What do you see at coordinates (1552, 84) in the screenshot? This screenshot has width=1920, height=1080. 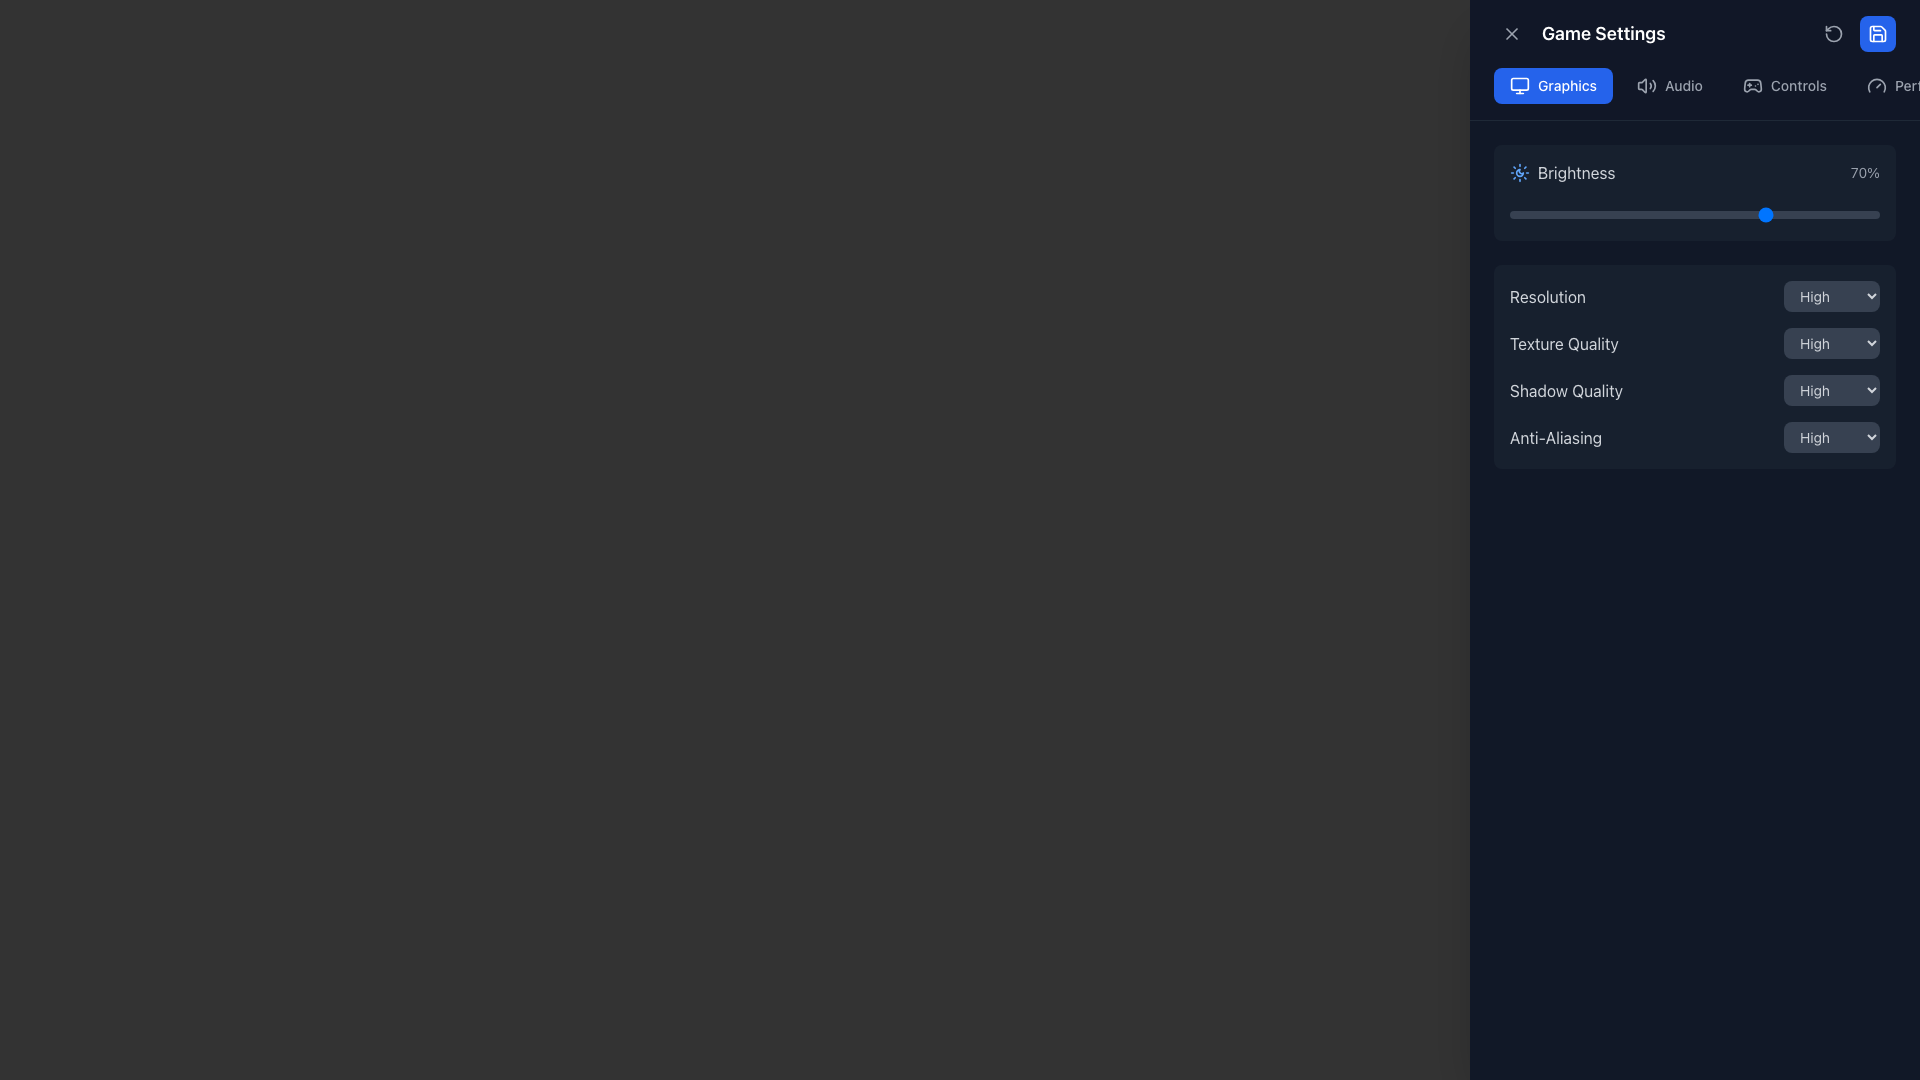 I see `the 'Graphics' button, which is a rectangular button with rounded corners, a blue background, and white text, located near the top of the interface as the first button in a row of navigation buttons` at bounding box center [1552, 84].